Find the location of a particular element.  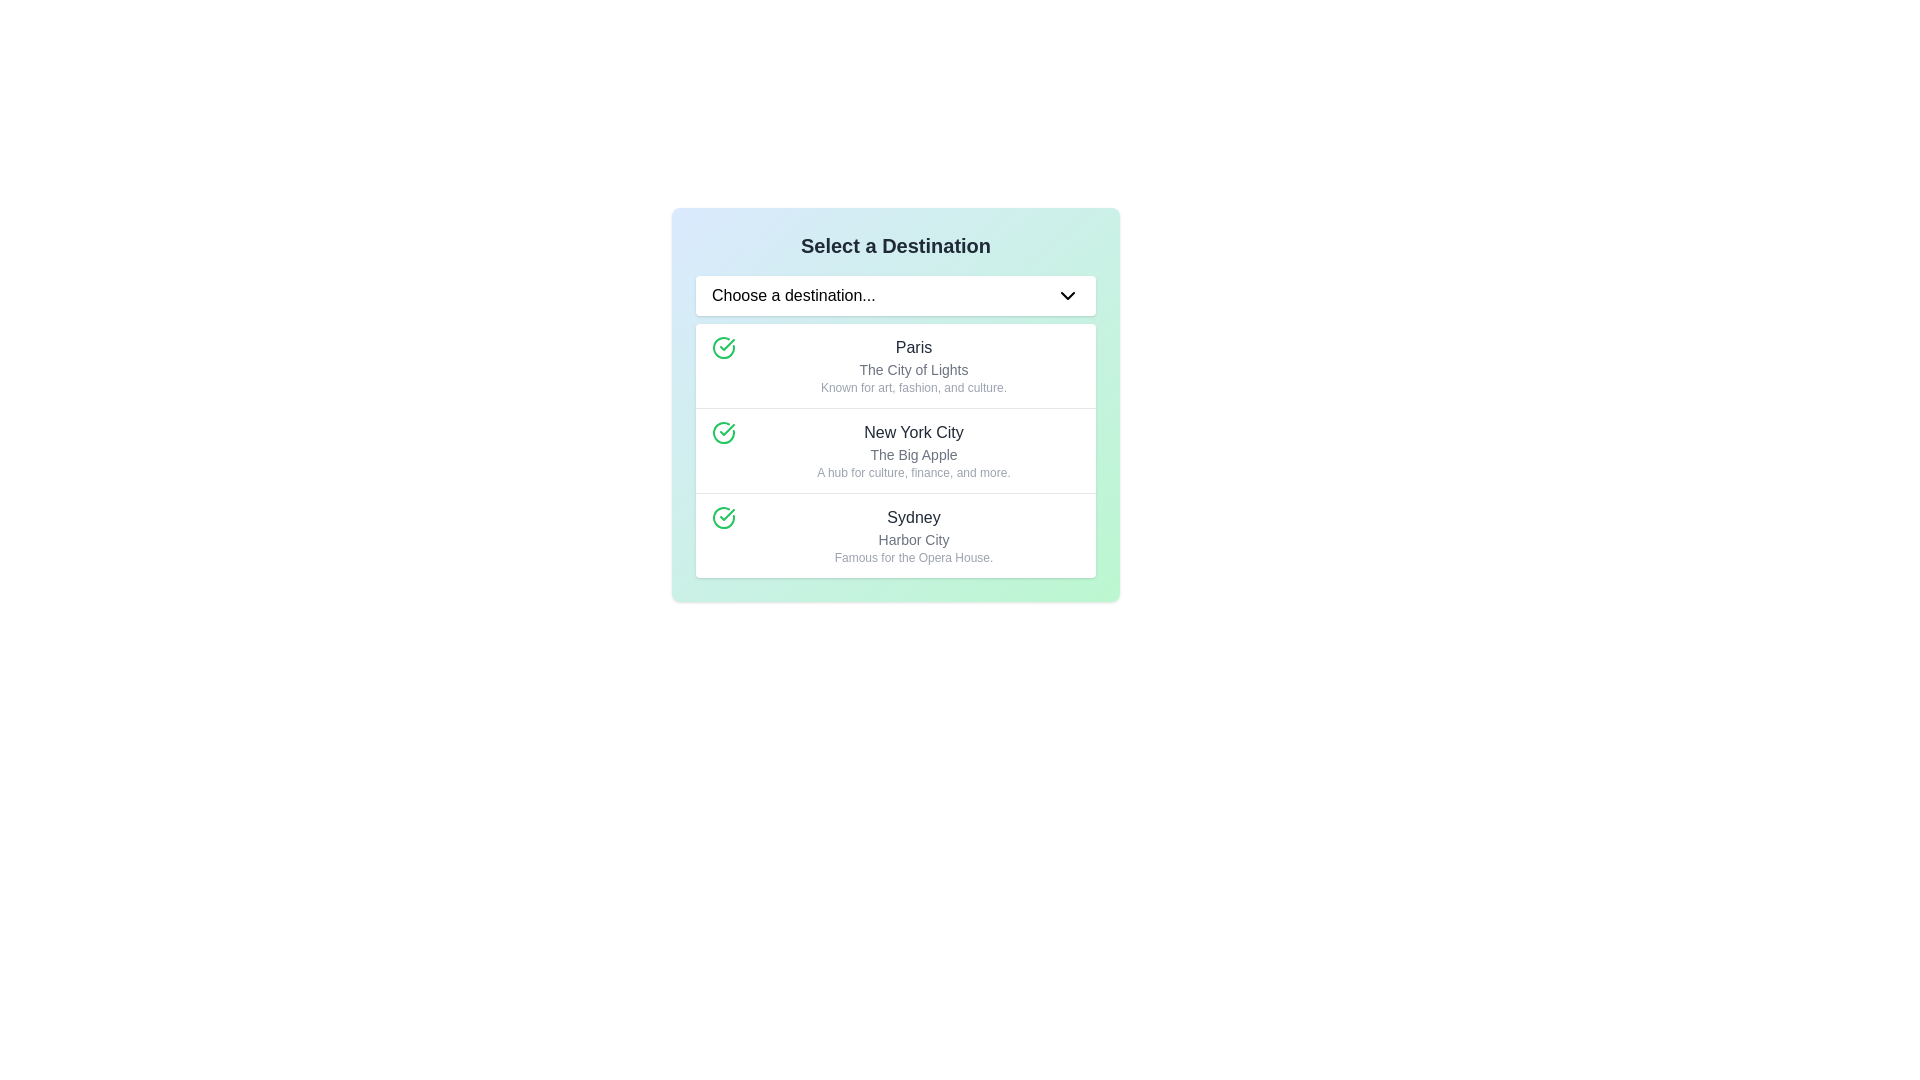

the second item in the destination selection list is located at coordinates (895, 450).